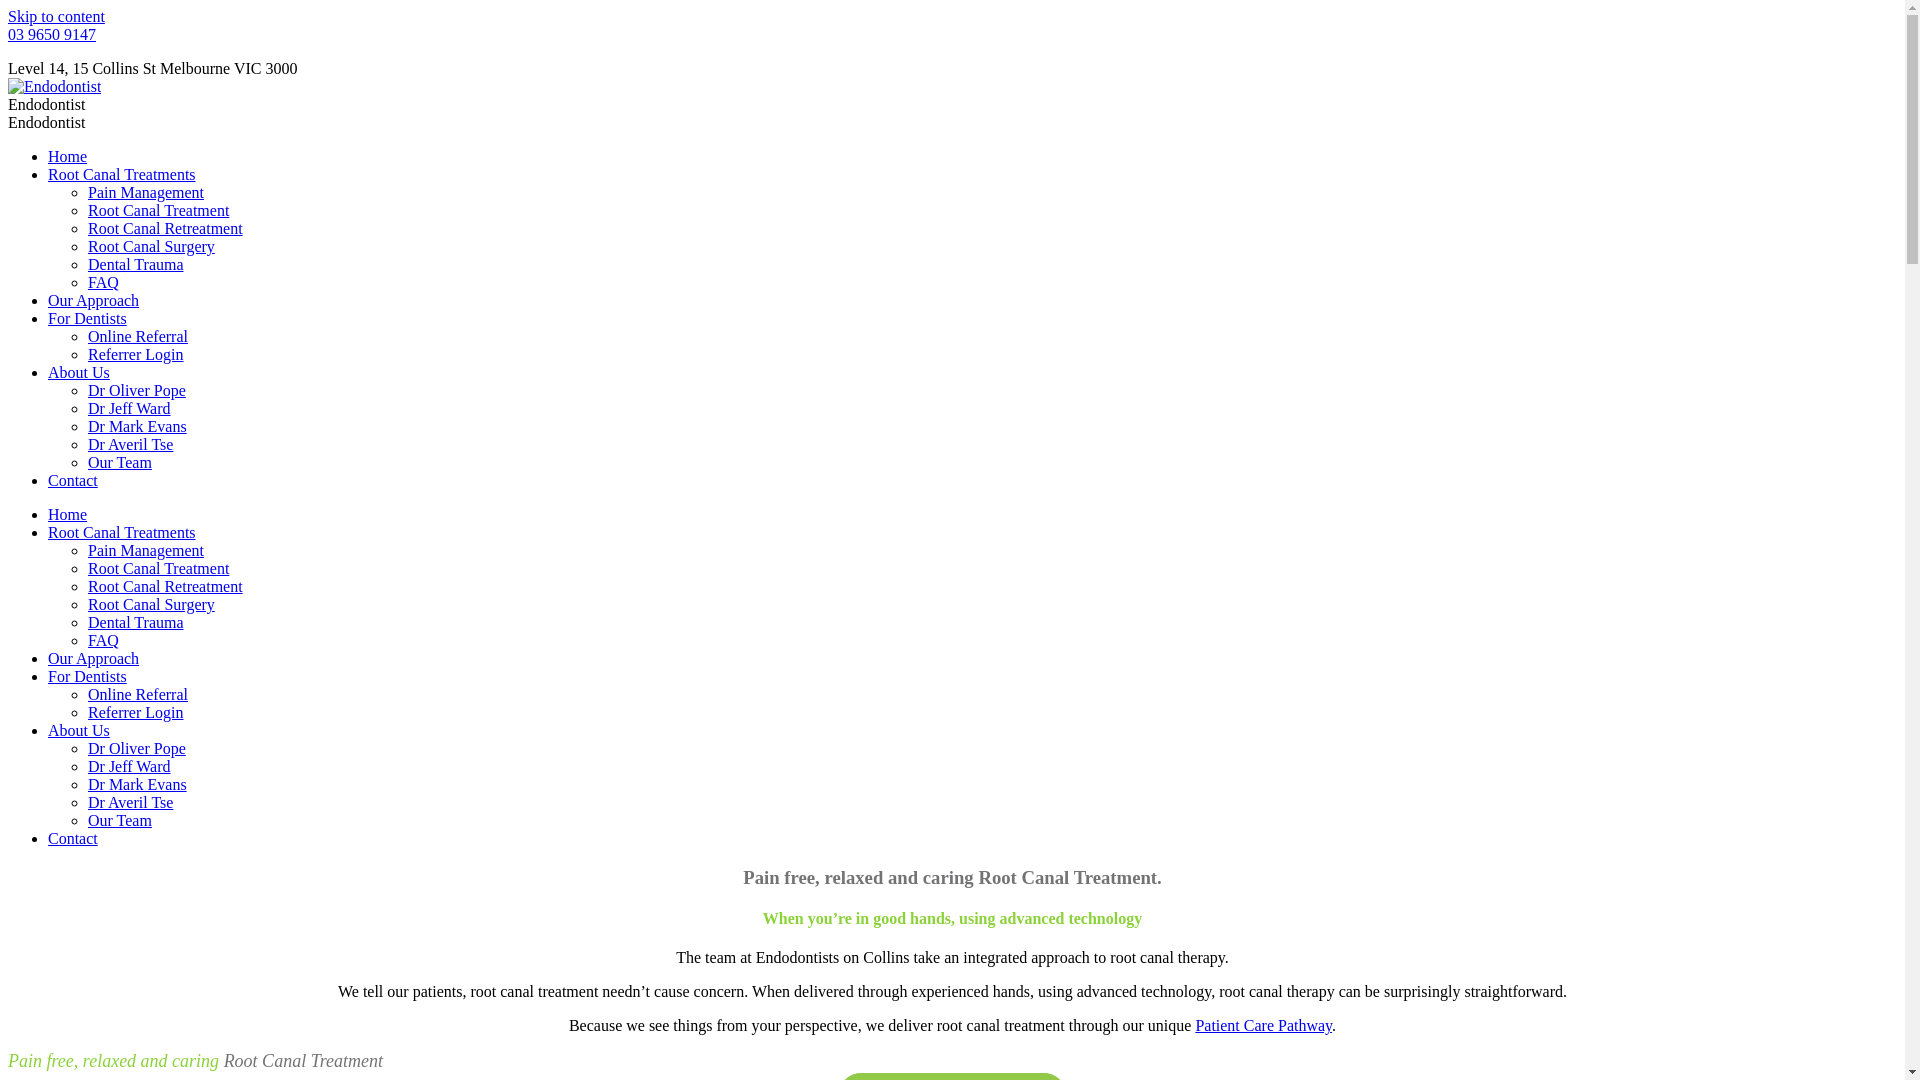  What do you see at coordinates (92, 300) in the screenshot?
I see `'Our Approach'` at bounding box center [92, 300].